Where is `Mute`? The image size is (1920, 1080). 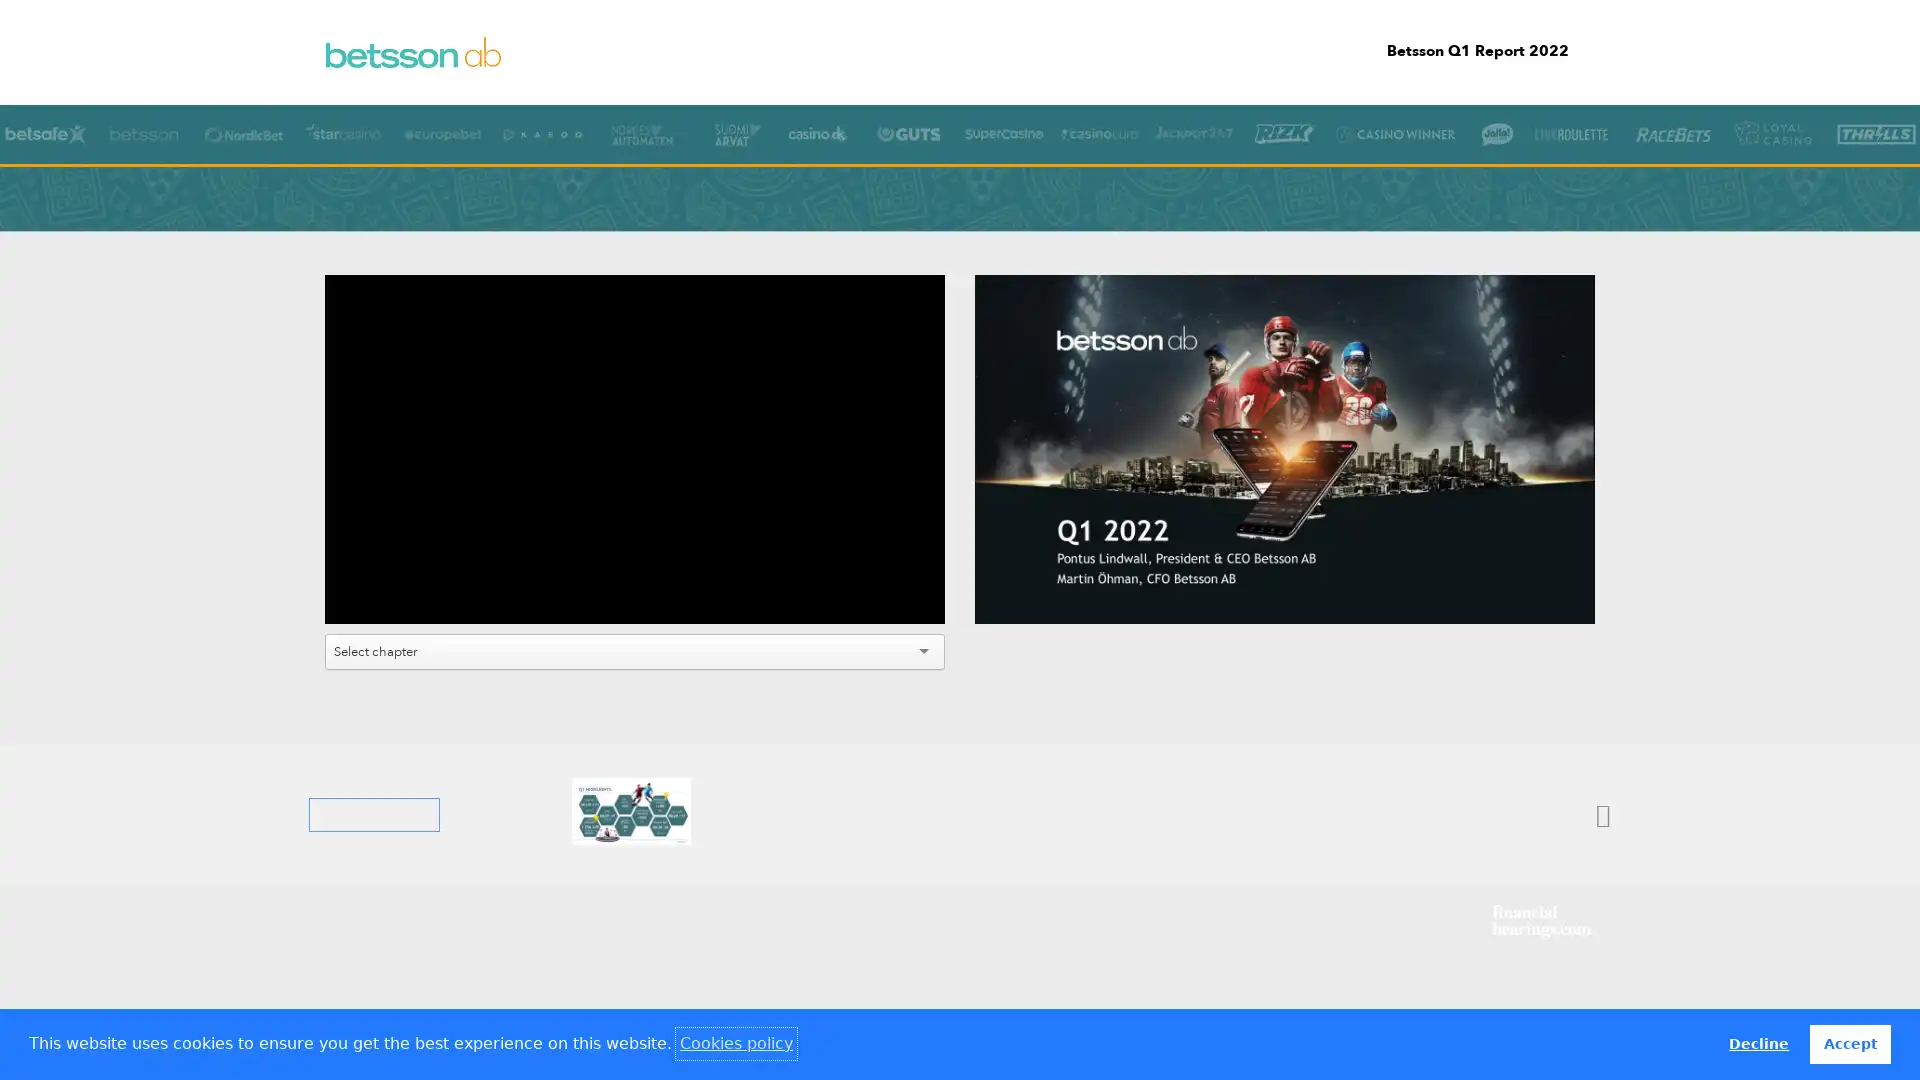 Mute is located at coordinates (384, 592).